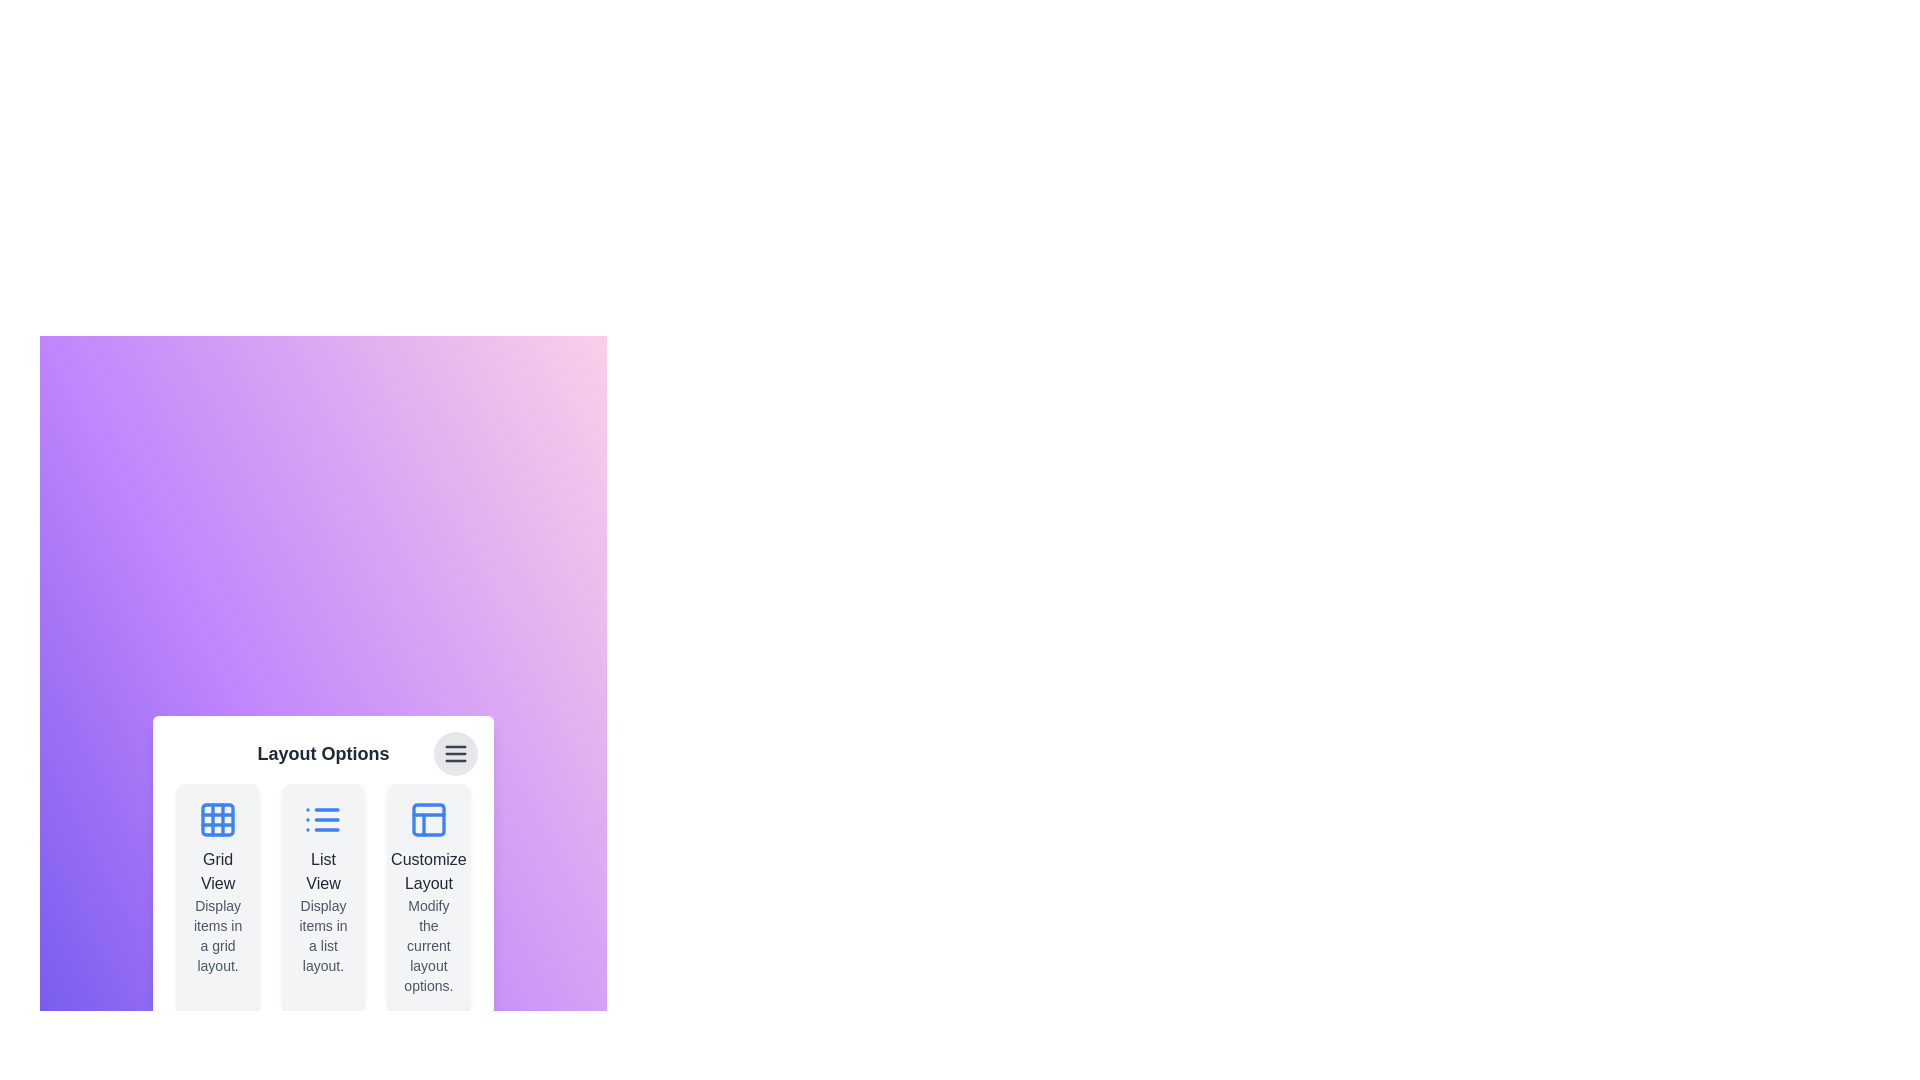 The width and height of the screenshot is (1920, 1080). What do you see at coordinates (322, 897) in the screenshot?
I see `the layout option card corresponding to List View to highlight it` at bounding box center [322, 897].